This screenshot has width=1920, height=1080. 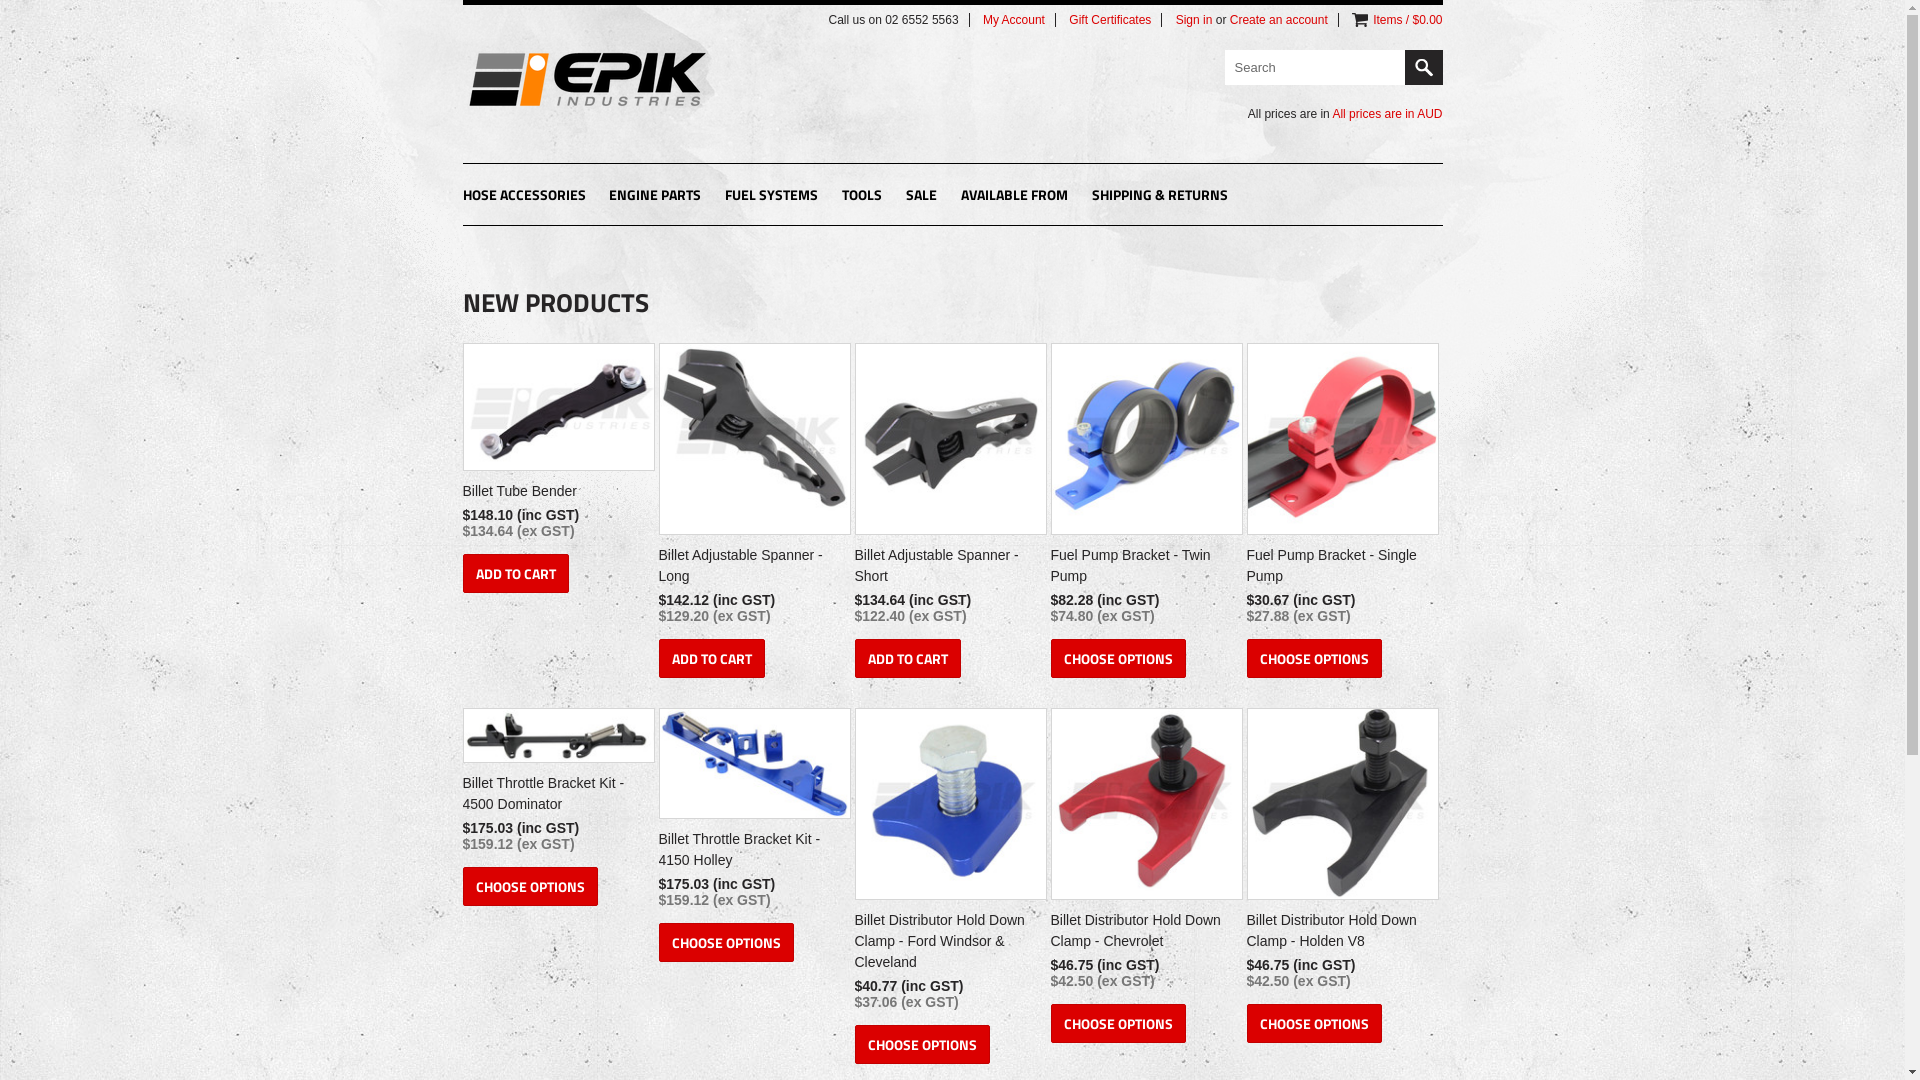 What do you see at coordinates (1339, 933) in the screenshot?
I see `'Billet Distributor Hold Down Clamp - Holden V8'` at bounding box center [1339, 933].